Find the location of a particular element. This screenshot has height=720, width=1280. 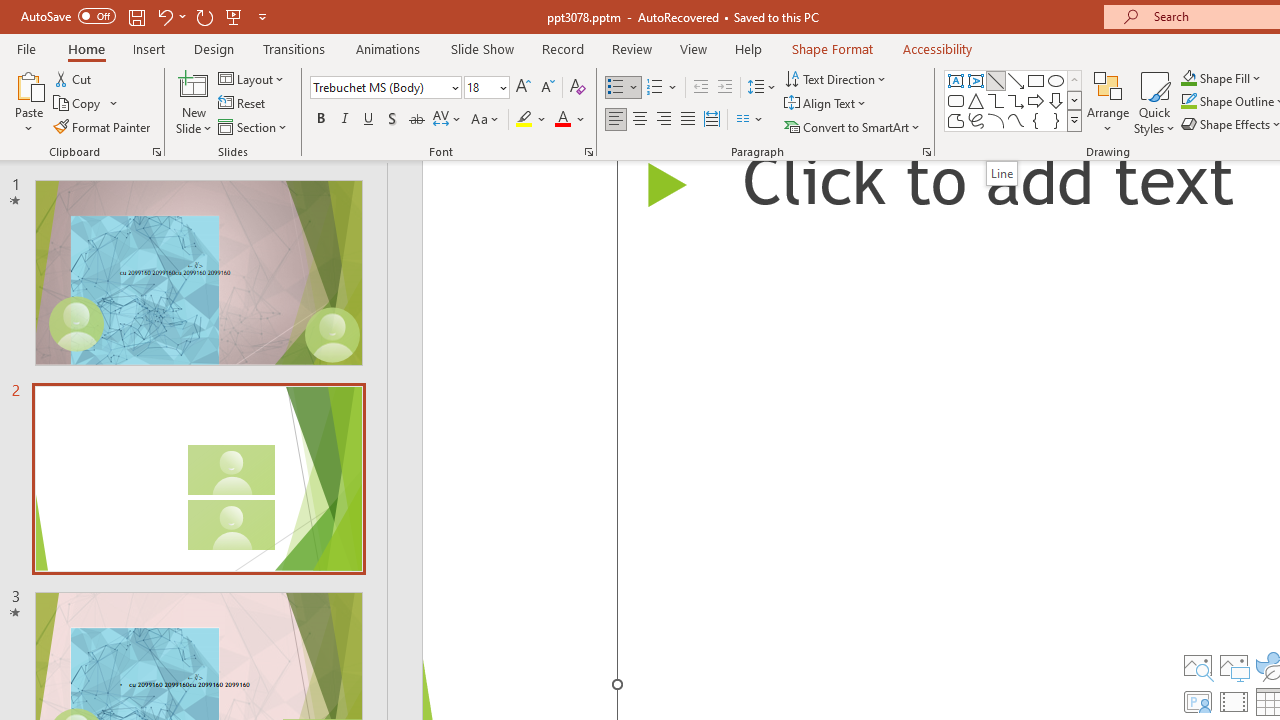

'Office Clipboard...' is located at coordinates (155, 150).